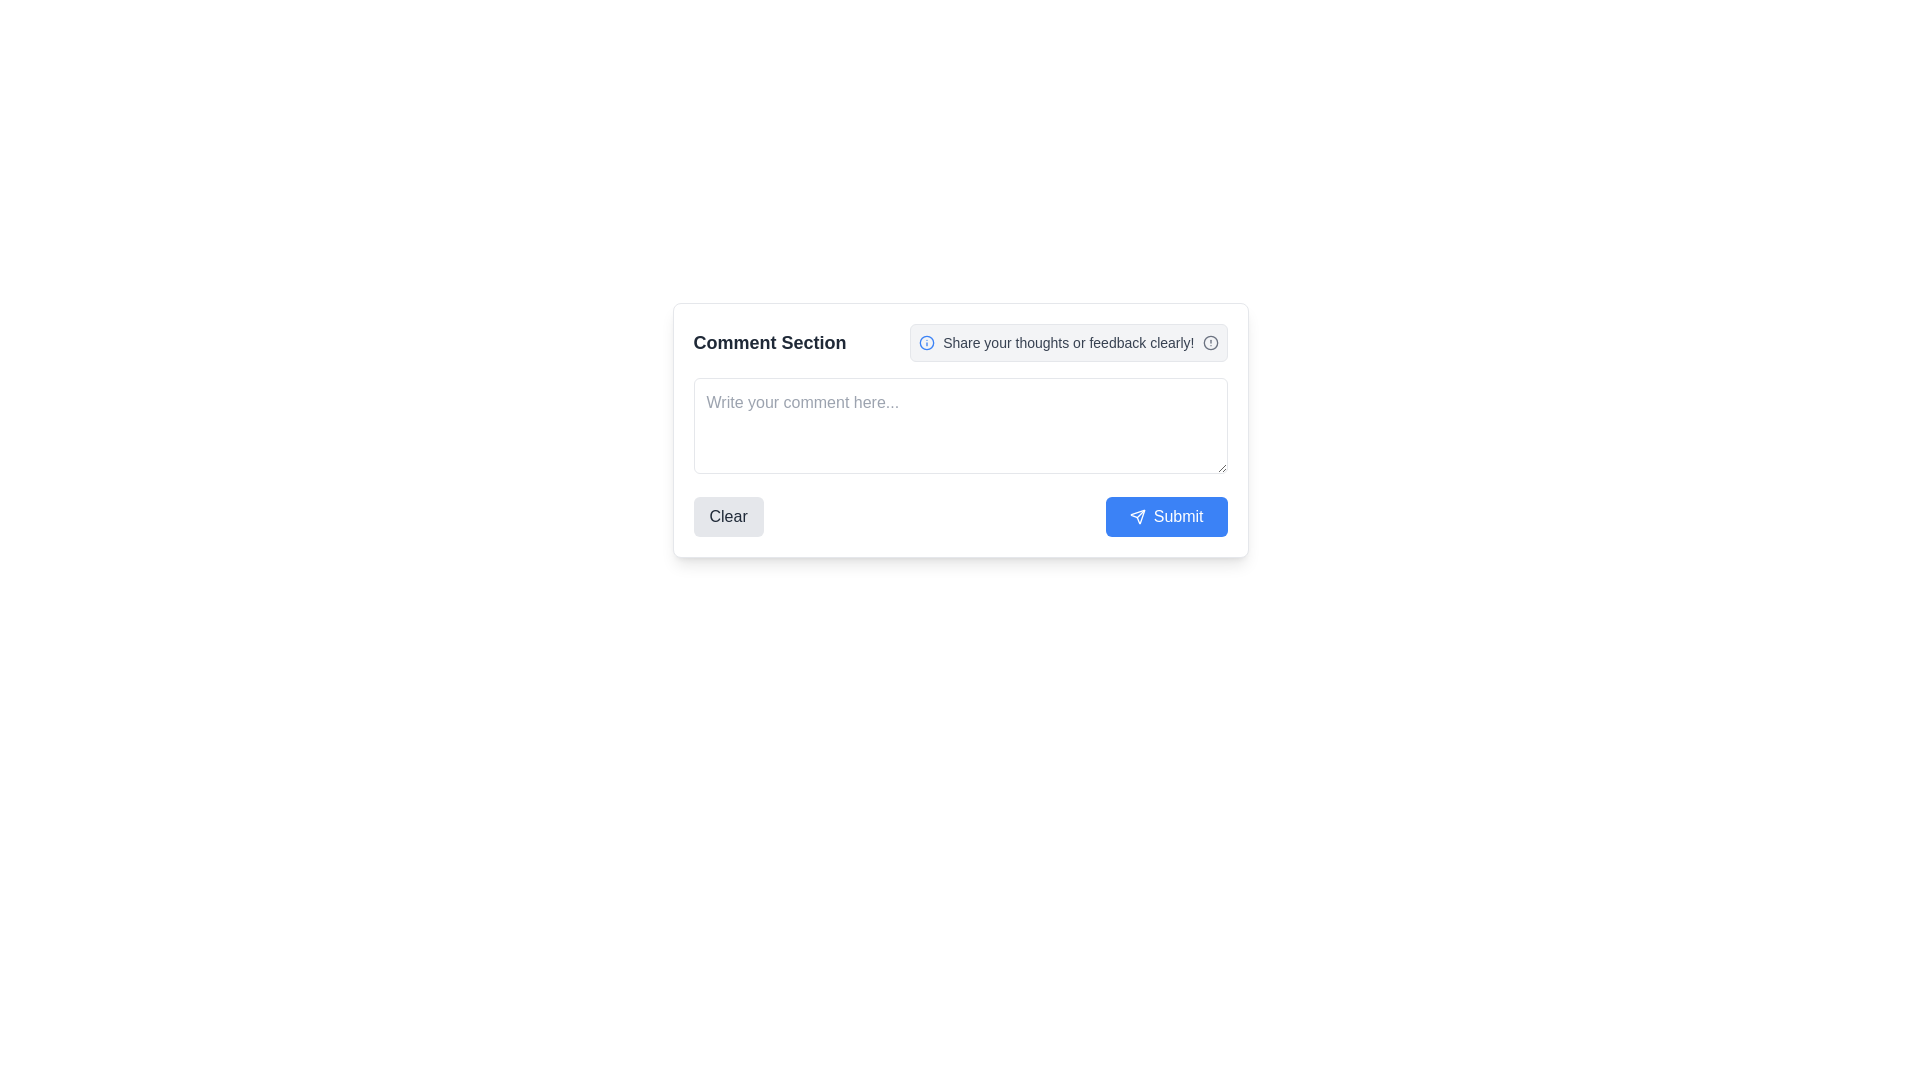 The width and height of the screenshot is (1920, 1080). What do you see at coordinates (1067, 342) in the screenshot?
I see `the informational text label displaying the message 'Share your thoughts or feedback clearly!' which is situated within a rounded box with a light gray background, positioned near an informational icon` at bounding box center [1067, 342].